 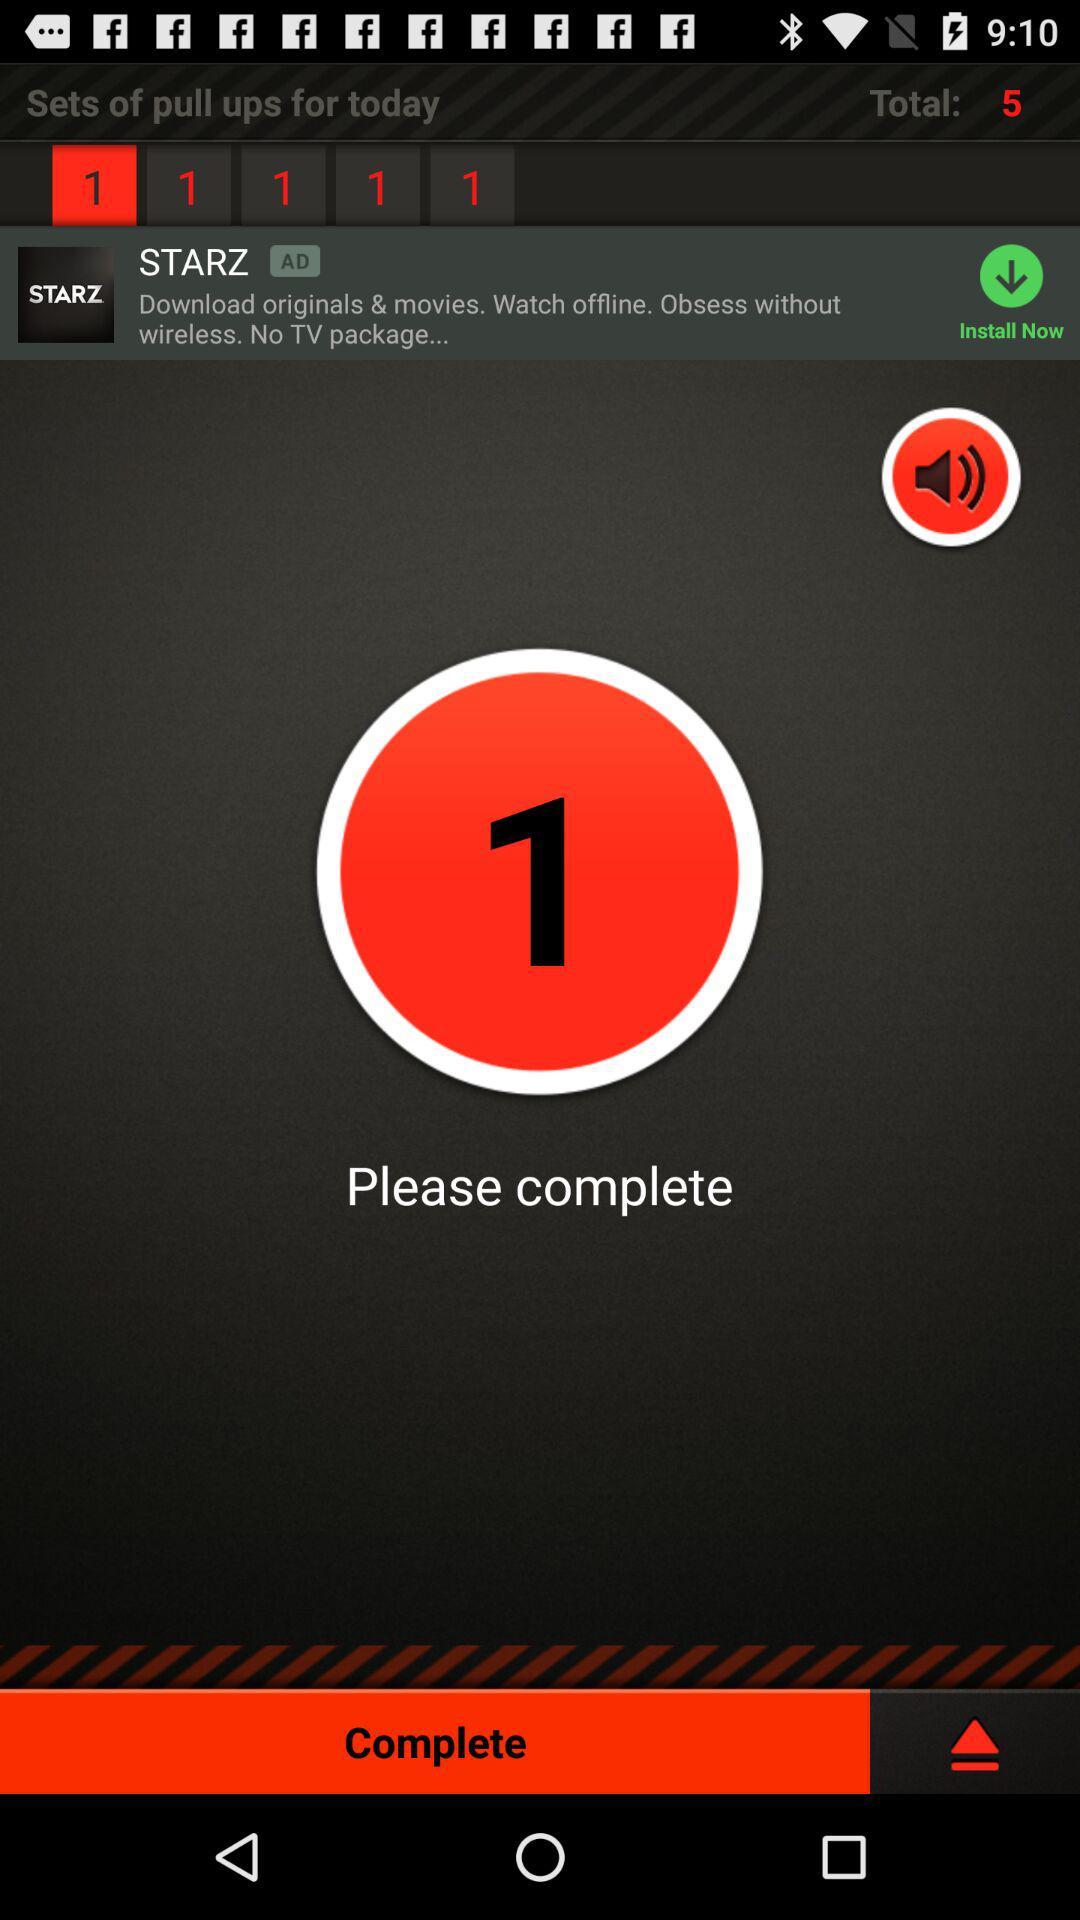 I want to click on sound, so click(x=951, y=478).